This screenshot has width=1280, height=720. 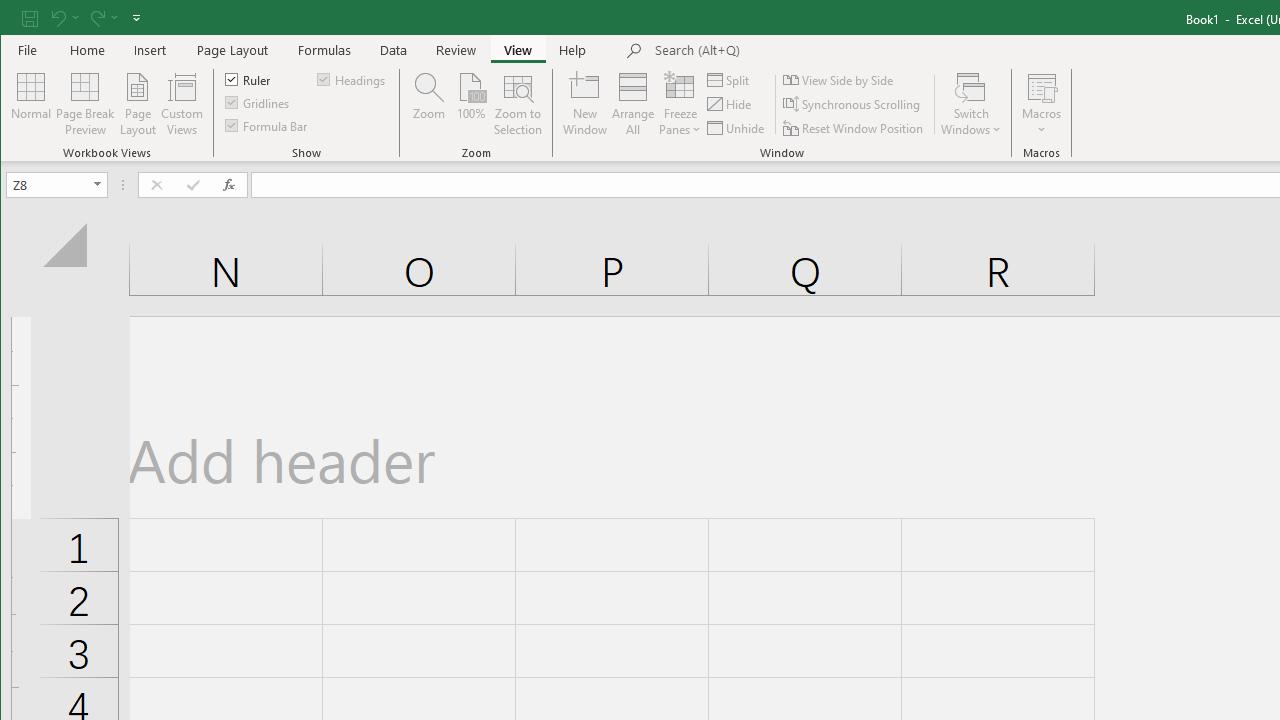 I want to click on 'Review', so click(x=455, y=49).